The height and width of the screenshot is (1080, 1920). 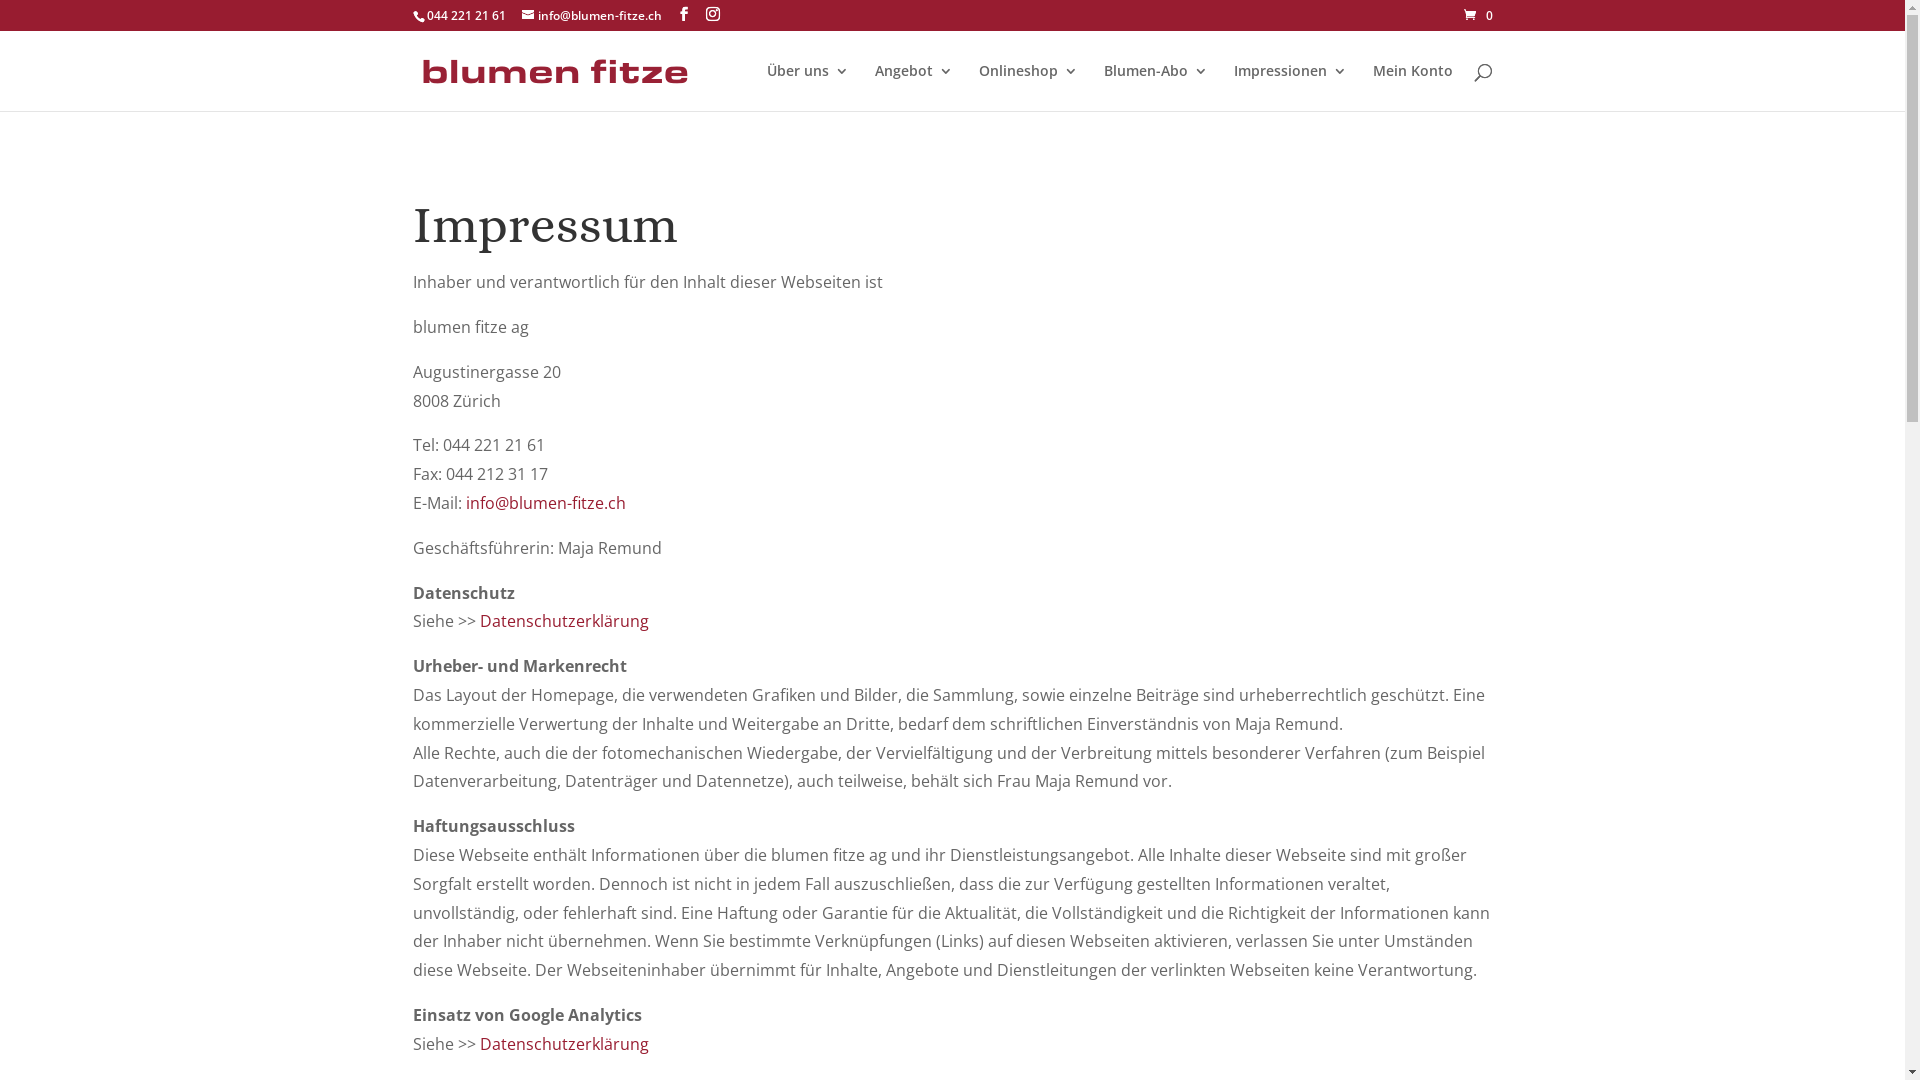 I want to click on 'Impressionen', so click(x=1290, y=86).